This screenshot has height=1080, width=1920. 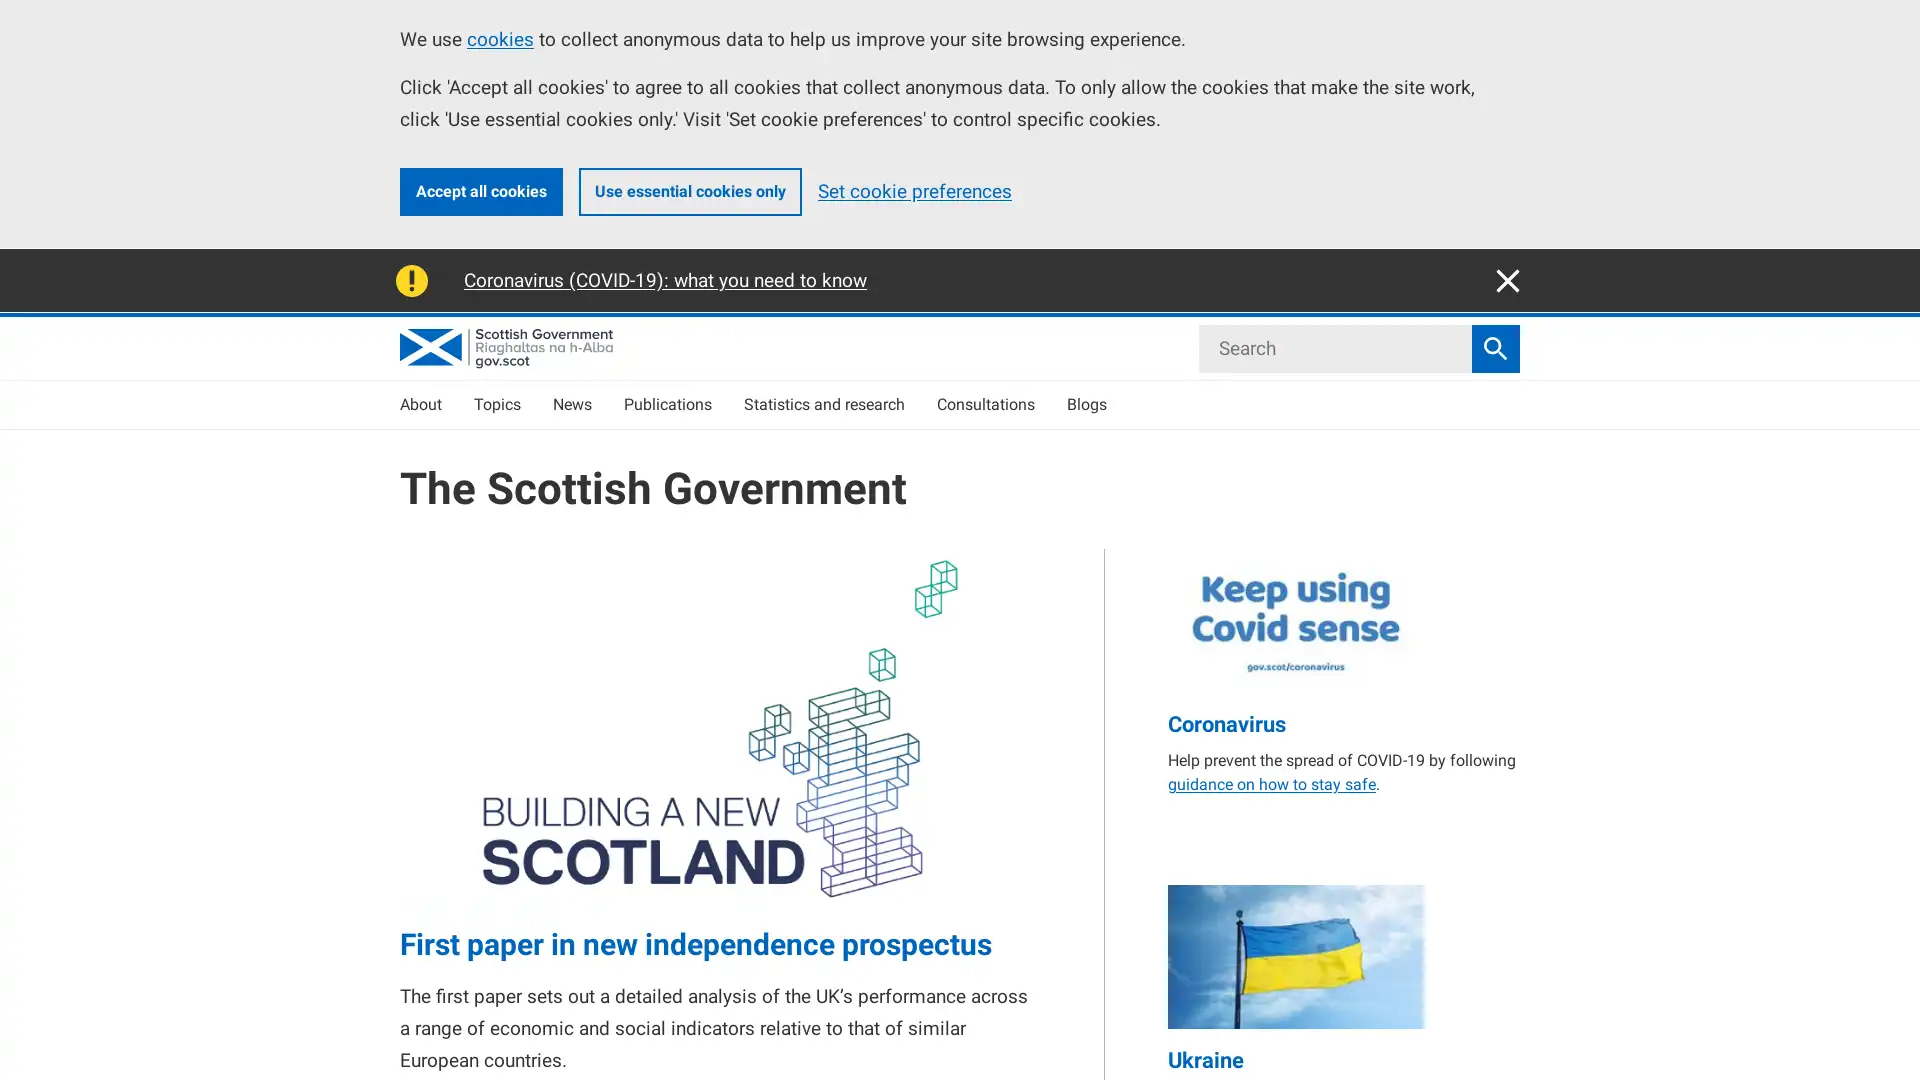 I want to click on Use essential cookies only, so click(x=690, y=191).